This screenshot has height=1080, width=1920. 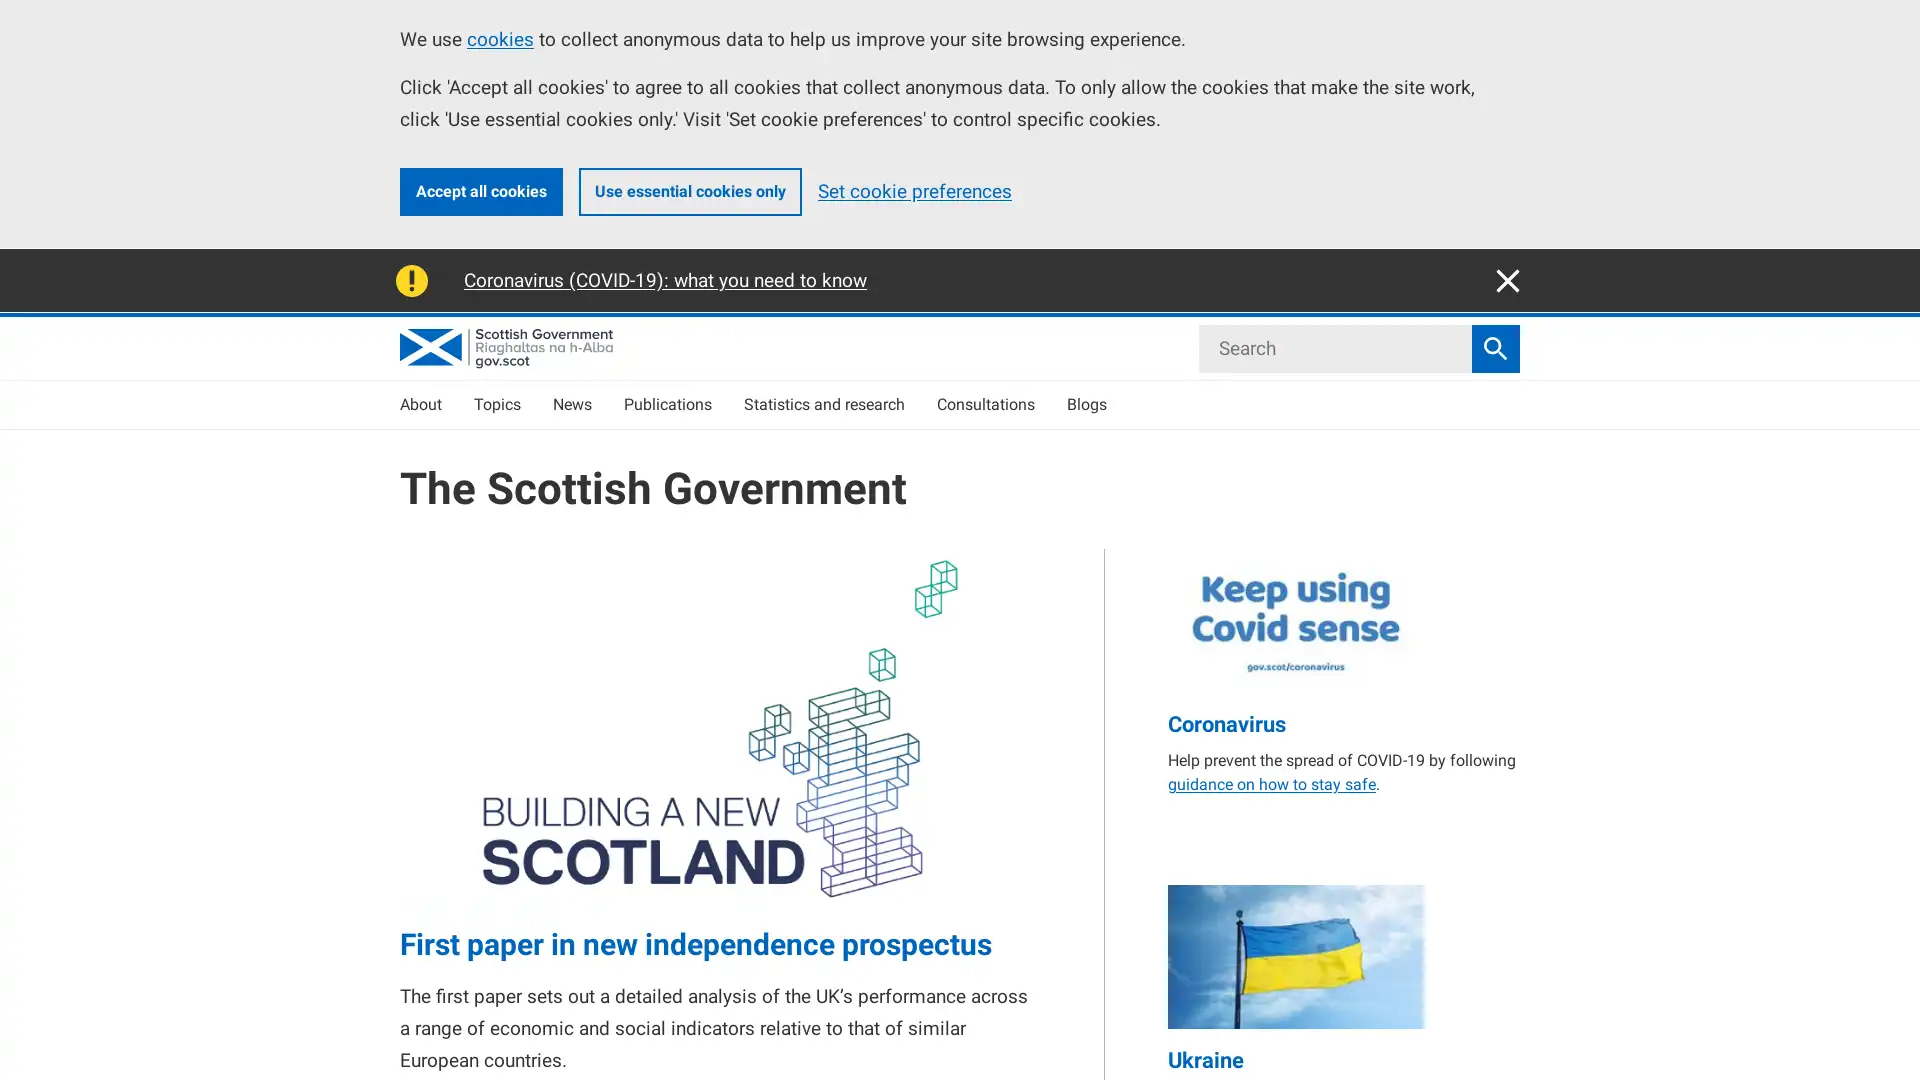 I want to click on Use essential cookies only, so click(x=690, y=191).